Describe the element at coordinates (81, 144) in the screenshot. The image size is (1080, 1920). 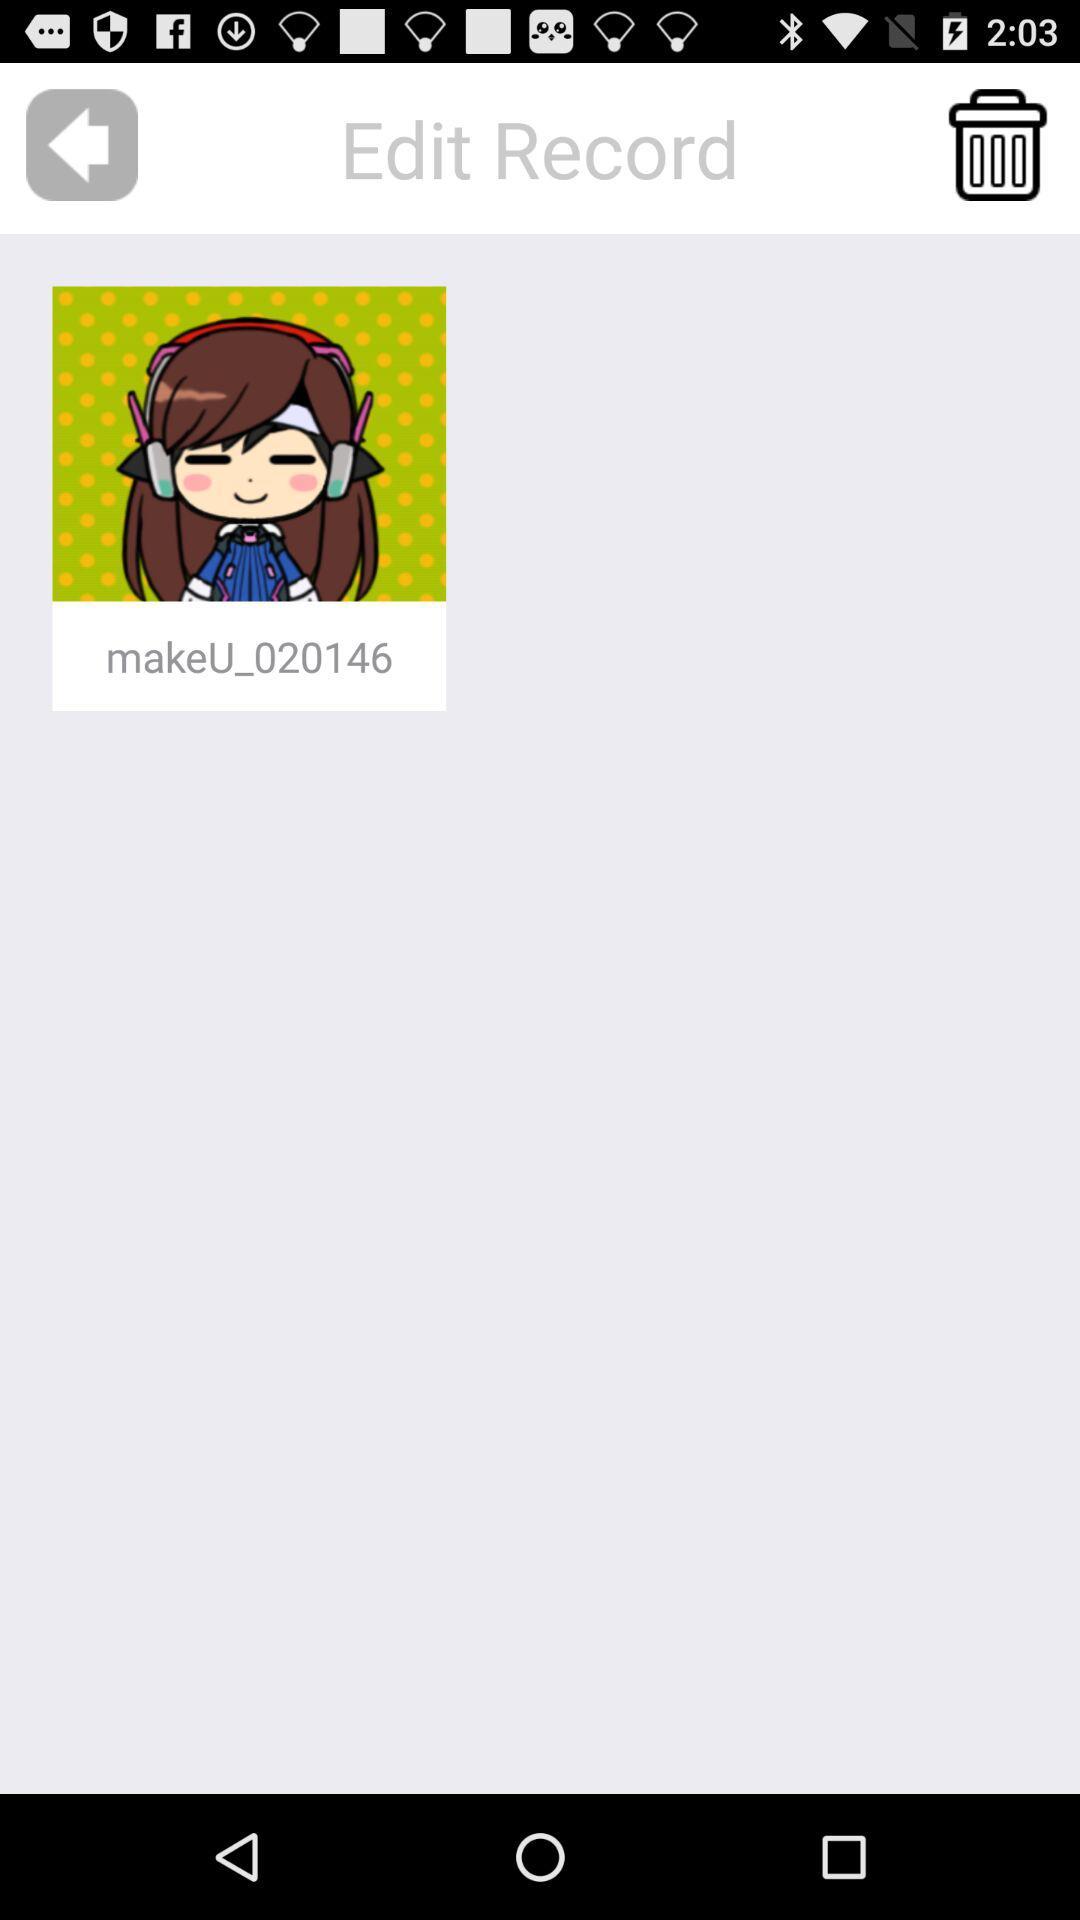
I see `the item next to edit record icon` at that location.